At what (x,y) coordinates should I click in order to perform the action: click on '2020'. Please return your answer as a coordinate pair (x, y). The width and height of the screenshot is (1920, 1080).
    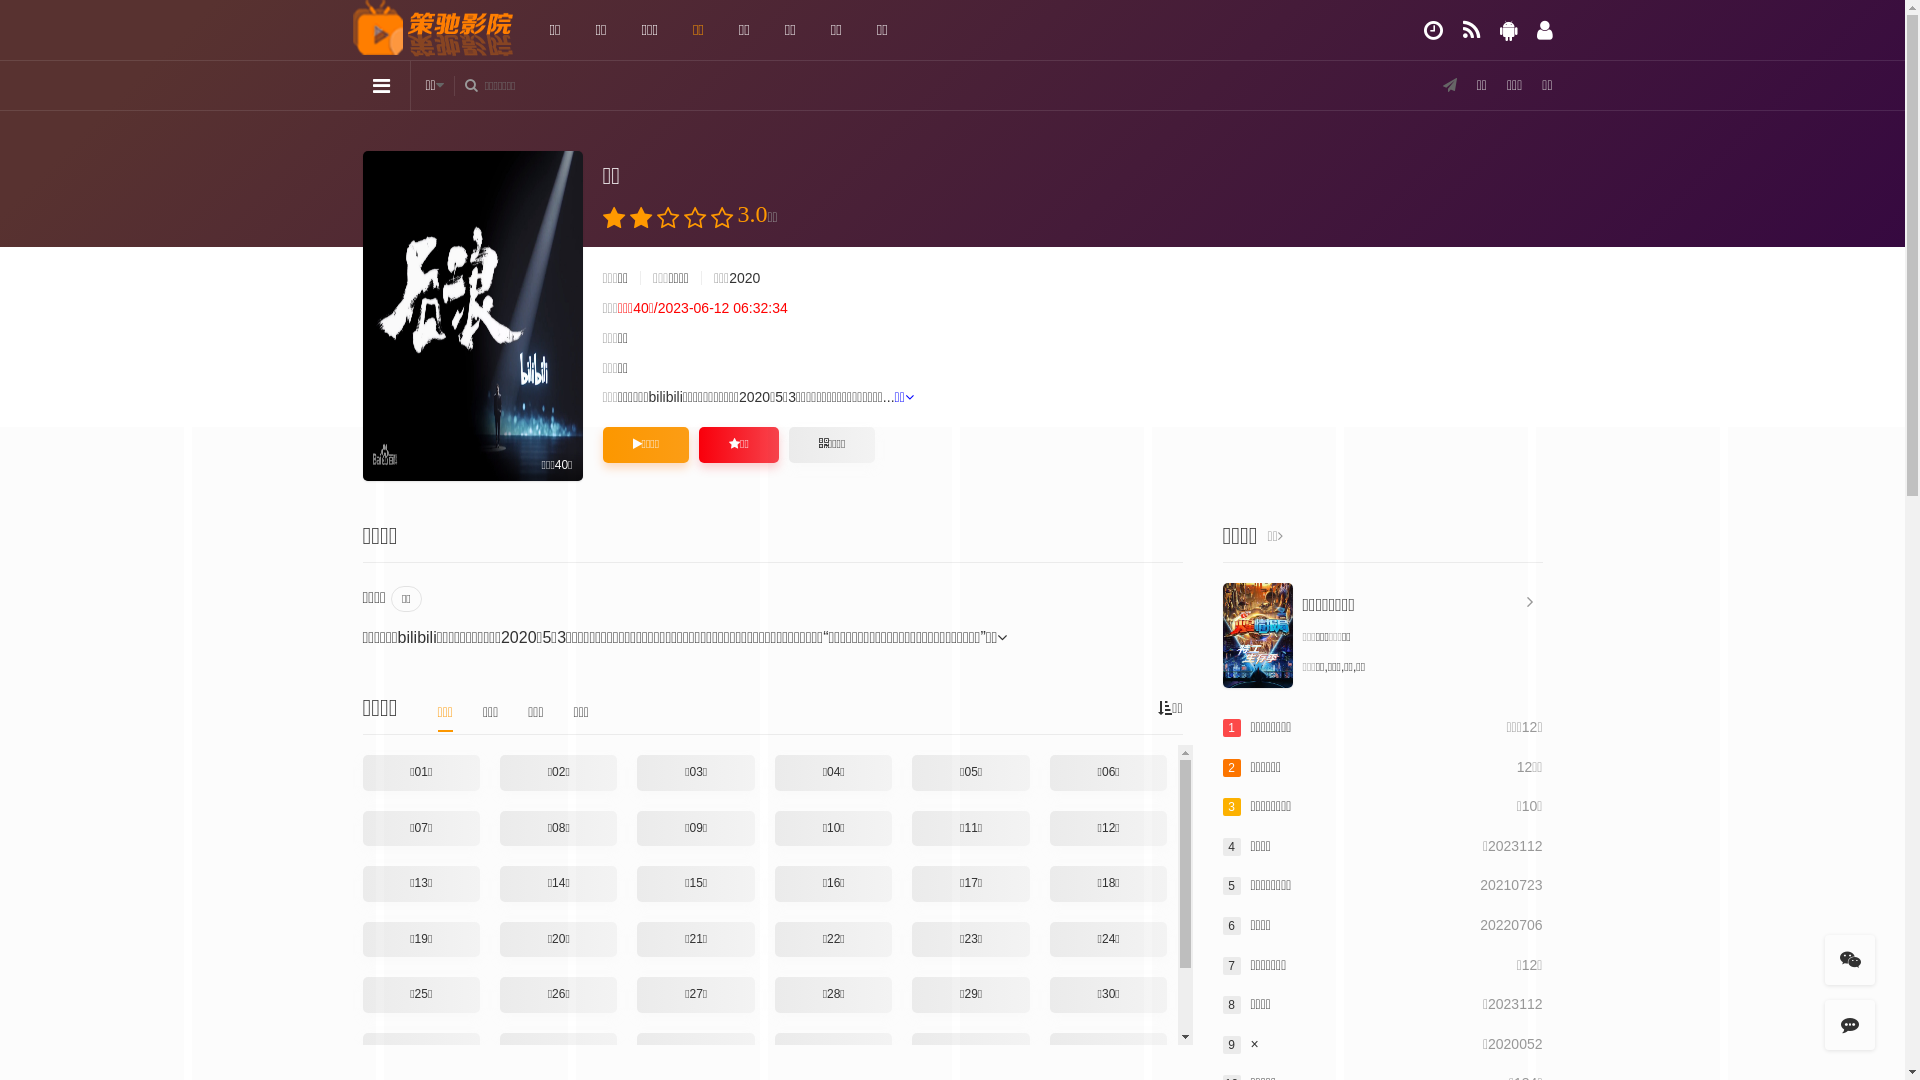
    Looking at the image, I should click on (743, 277).